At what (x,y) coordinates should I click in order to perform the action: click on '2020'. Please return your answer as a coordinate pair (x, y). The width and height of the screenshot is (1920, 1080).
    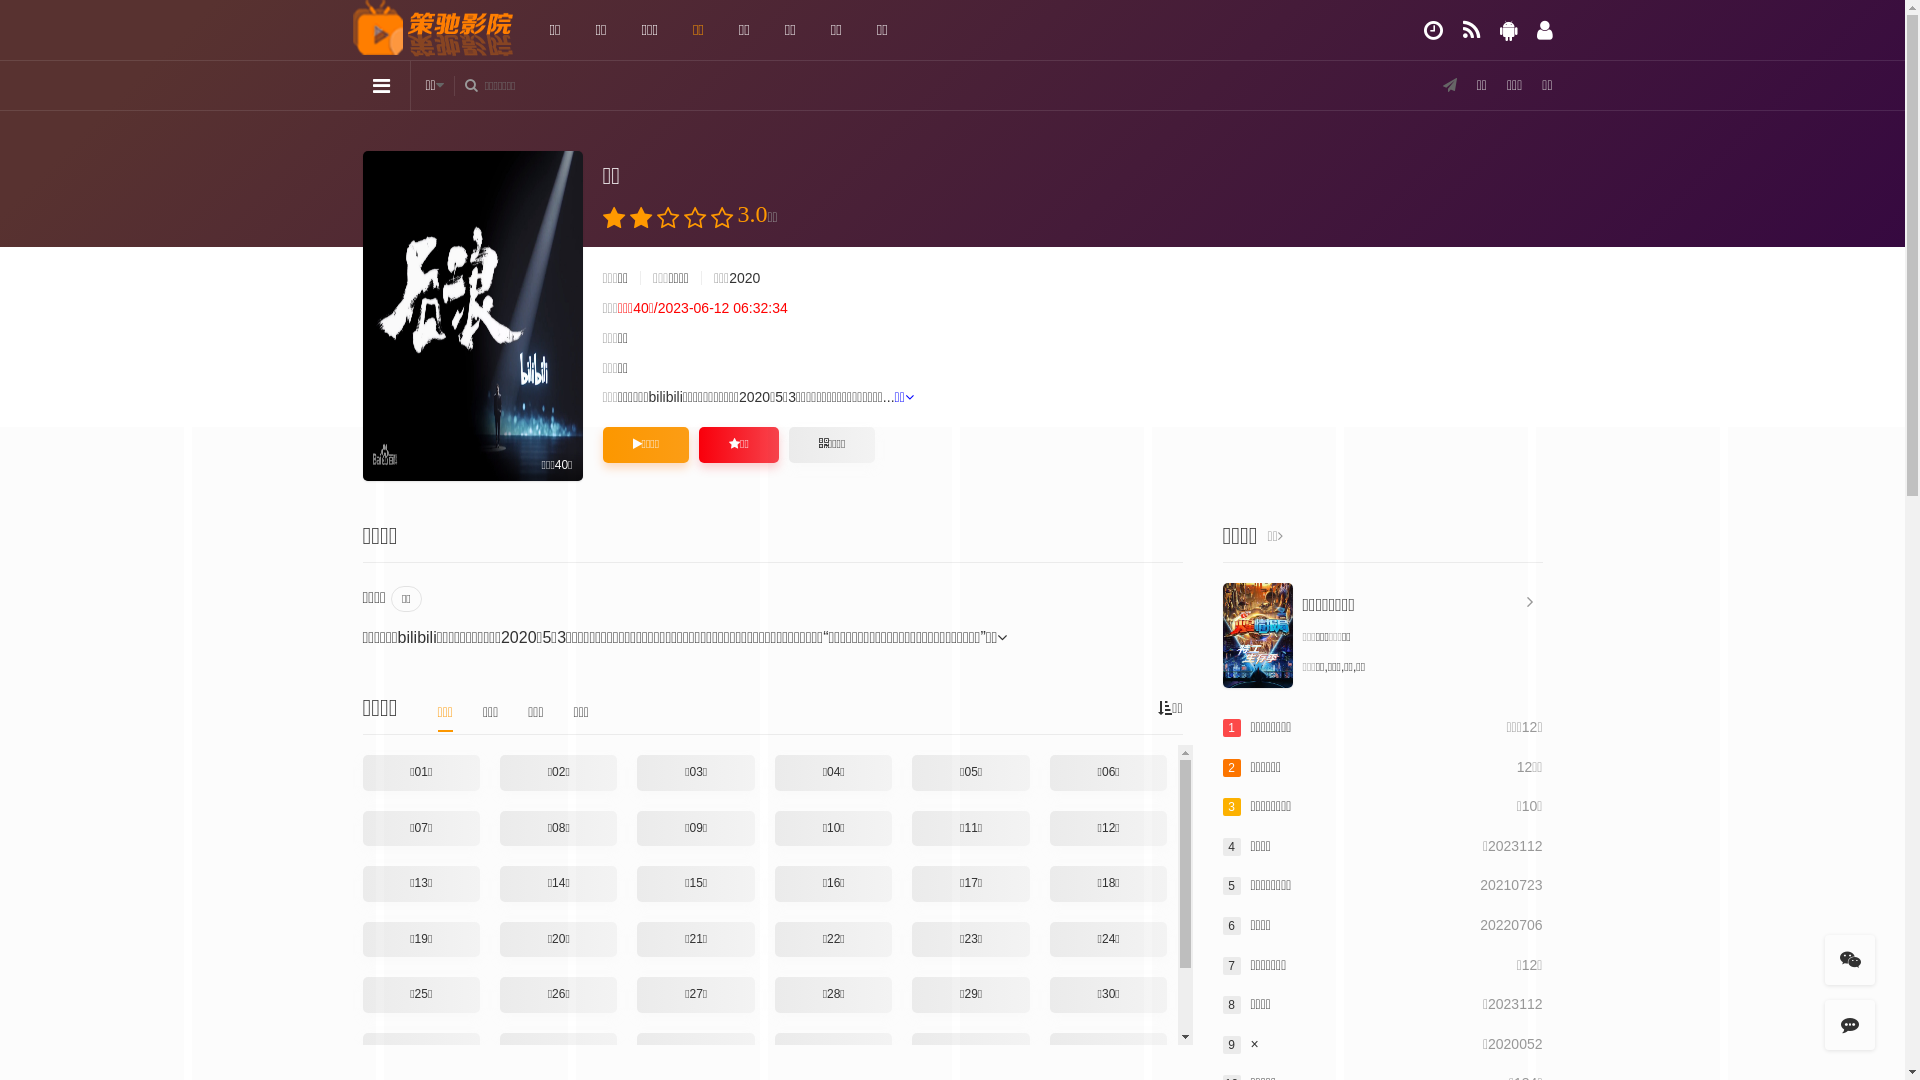
    Looking at the image, I should click on (743, 277).